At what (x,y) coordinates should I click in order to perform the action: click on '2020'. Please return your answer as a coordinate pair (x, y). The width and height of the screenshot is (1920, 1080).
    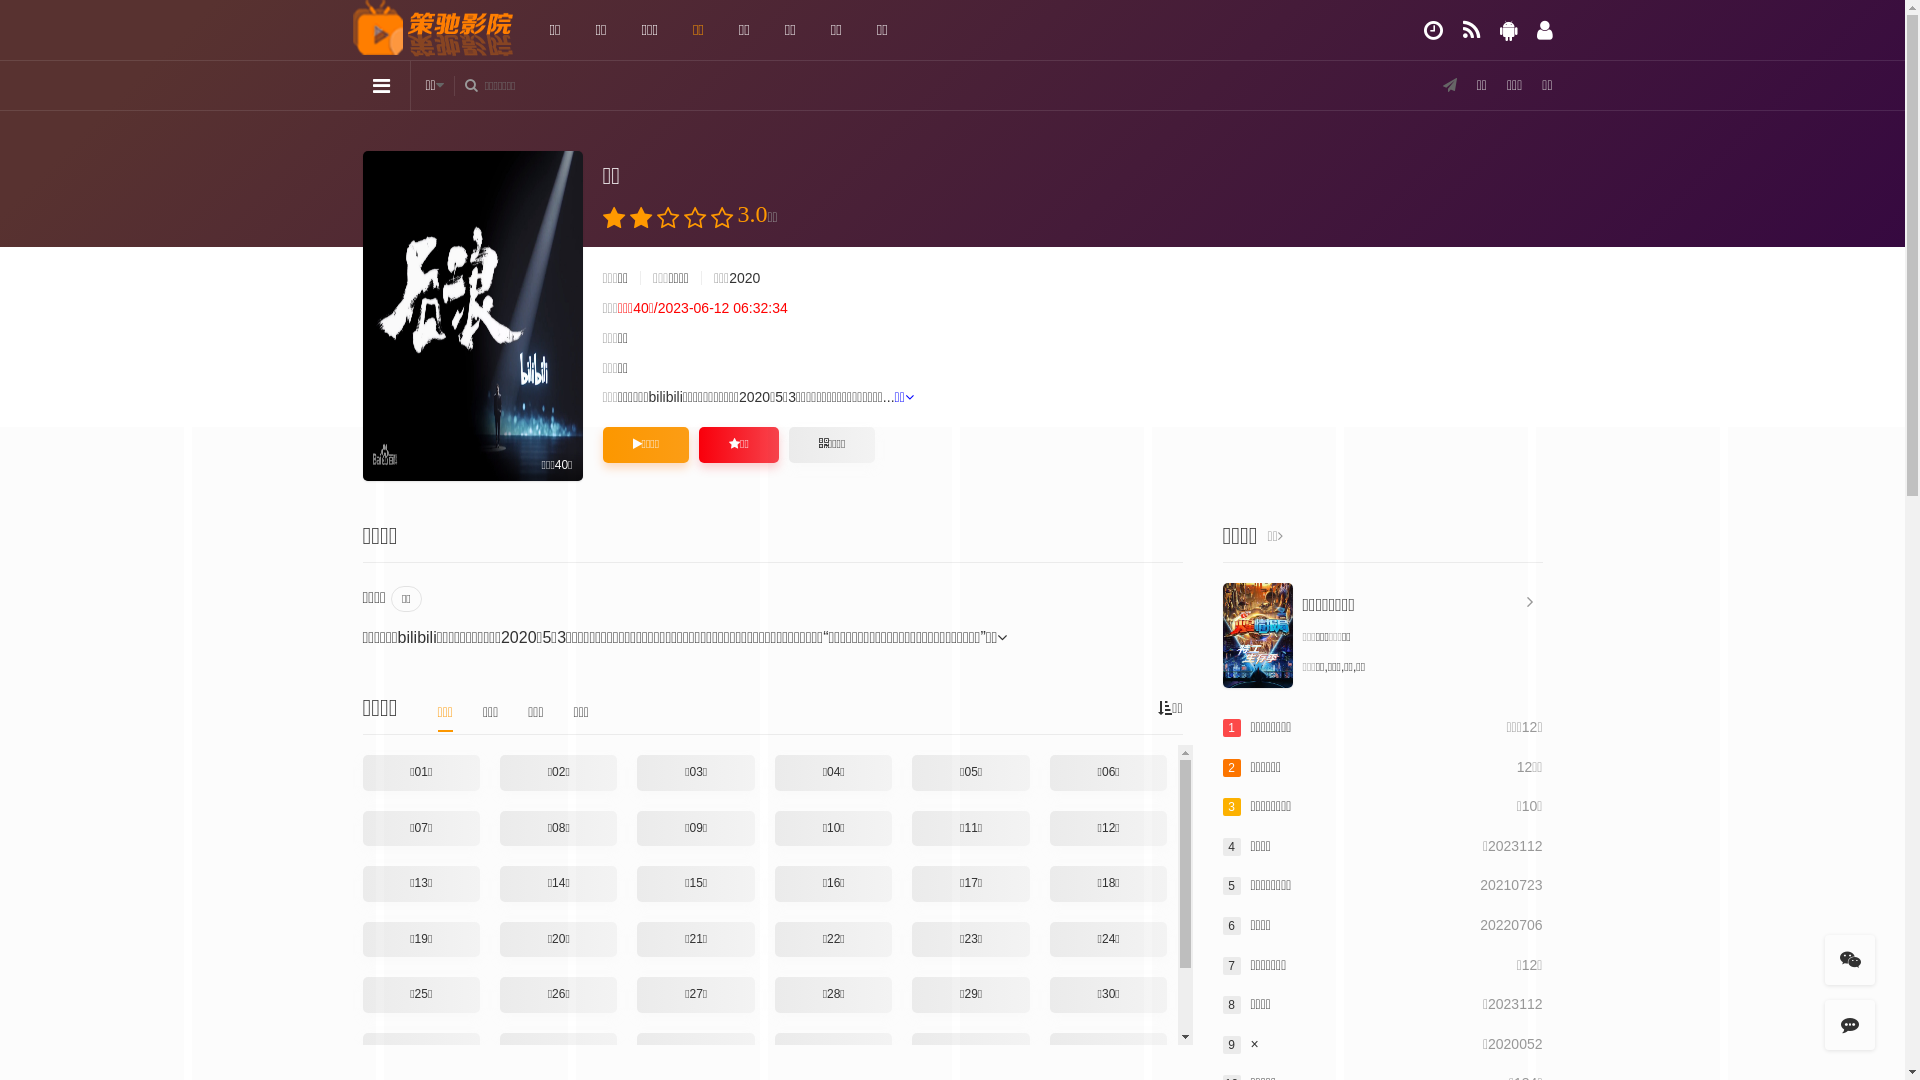
    Looking at the image, I should click on (743, 277).